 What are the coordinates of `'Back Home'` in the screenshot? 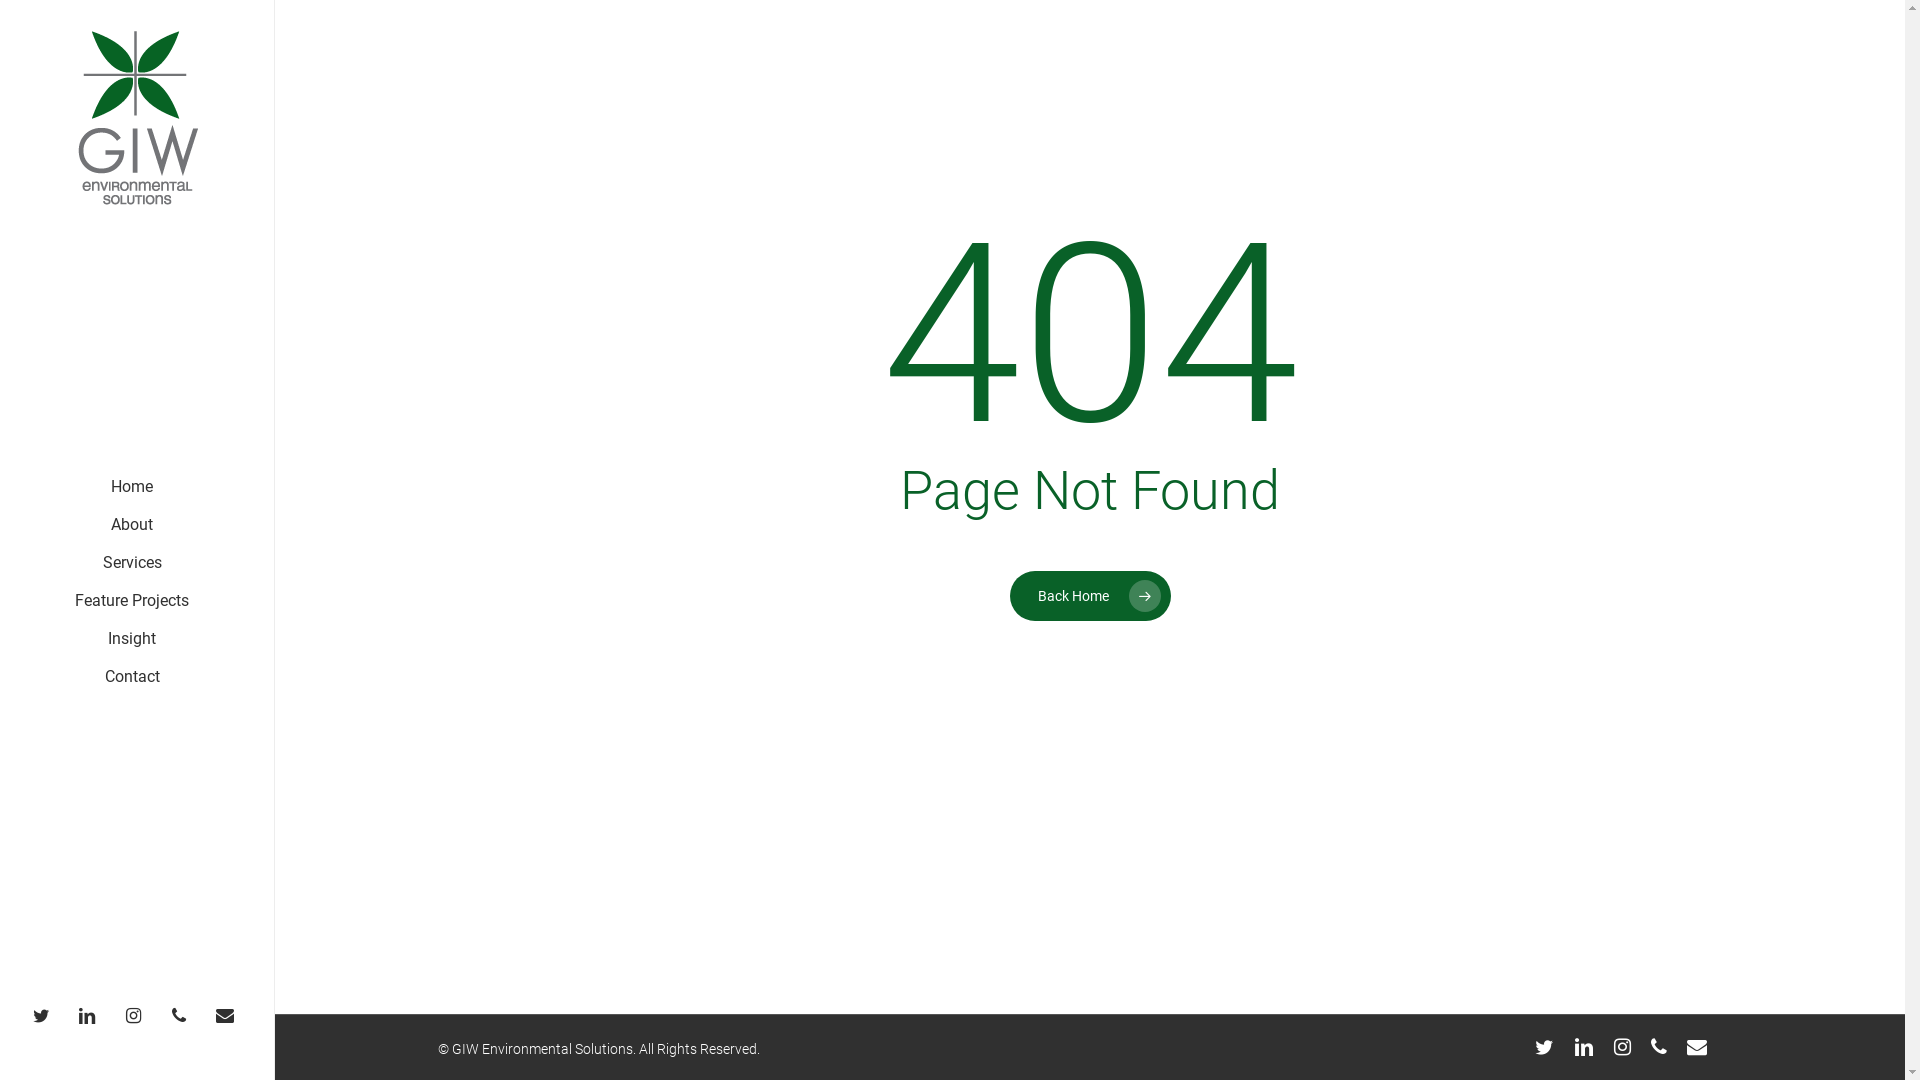 It's located at (1089, 593).